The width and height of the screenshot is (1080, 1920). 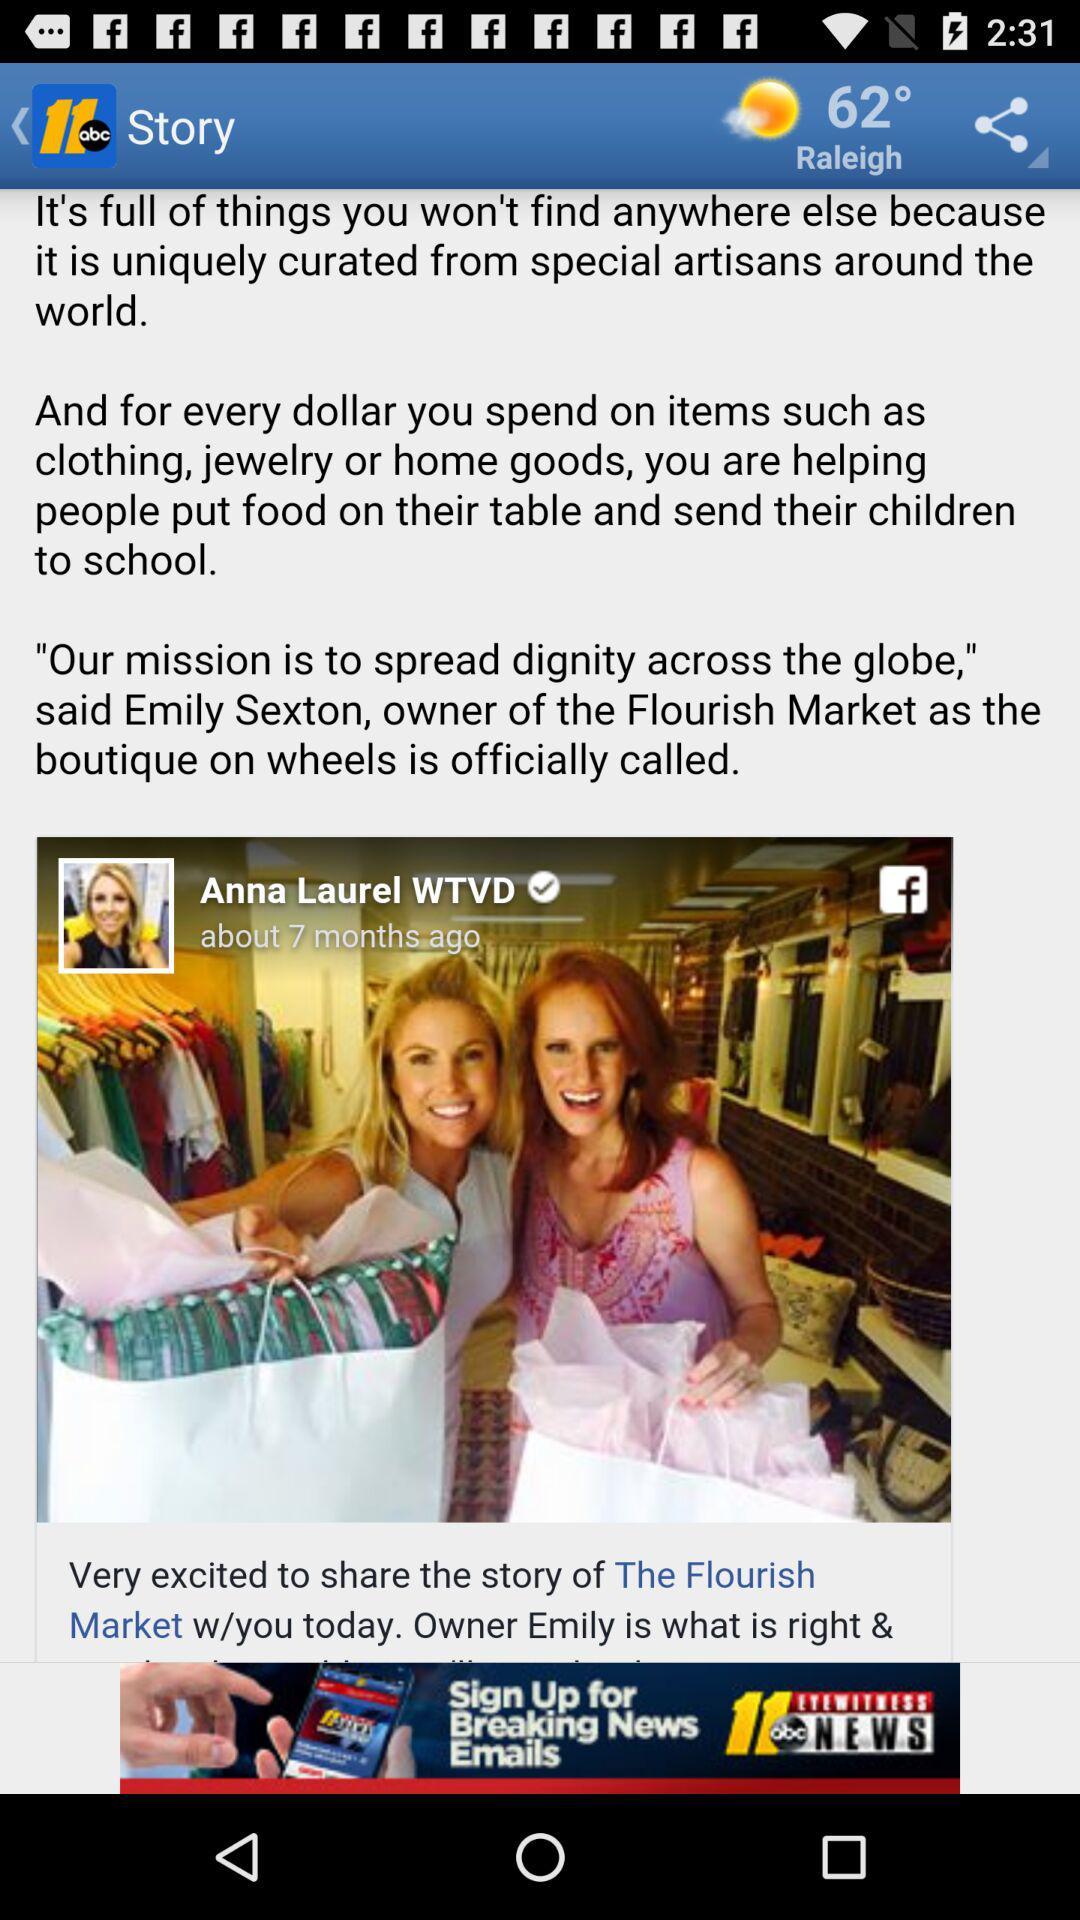 What do you see at coordinates (540, 1727) in the screenshot?
I see `advertisement website` at bounding box center [540, 1727].